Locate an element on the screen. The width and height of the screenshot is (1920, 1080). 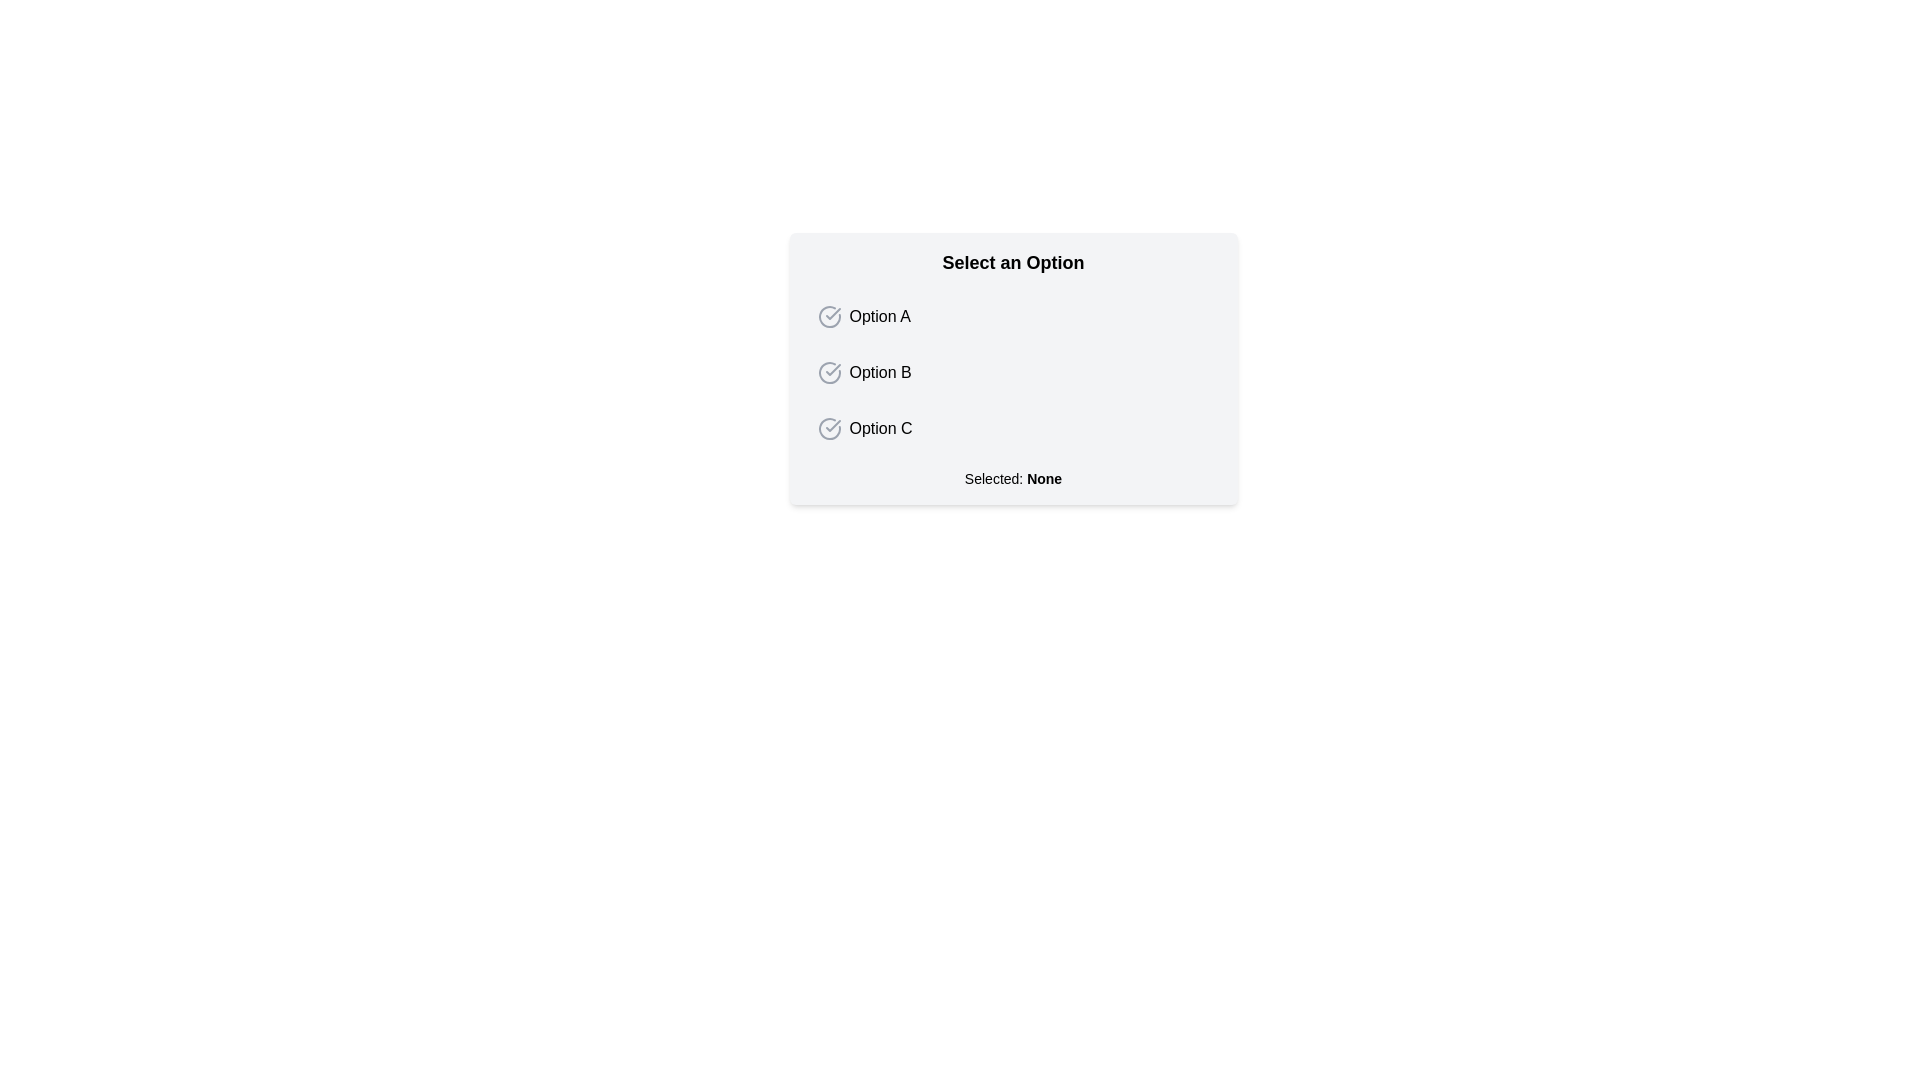
the option in the Dropdown-like selection group with checkboxes is located at coordinates (1013, 369).